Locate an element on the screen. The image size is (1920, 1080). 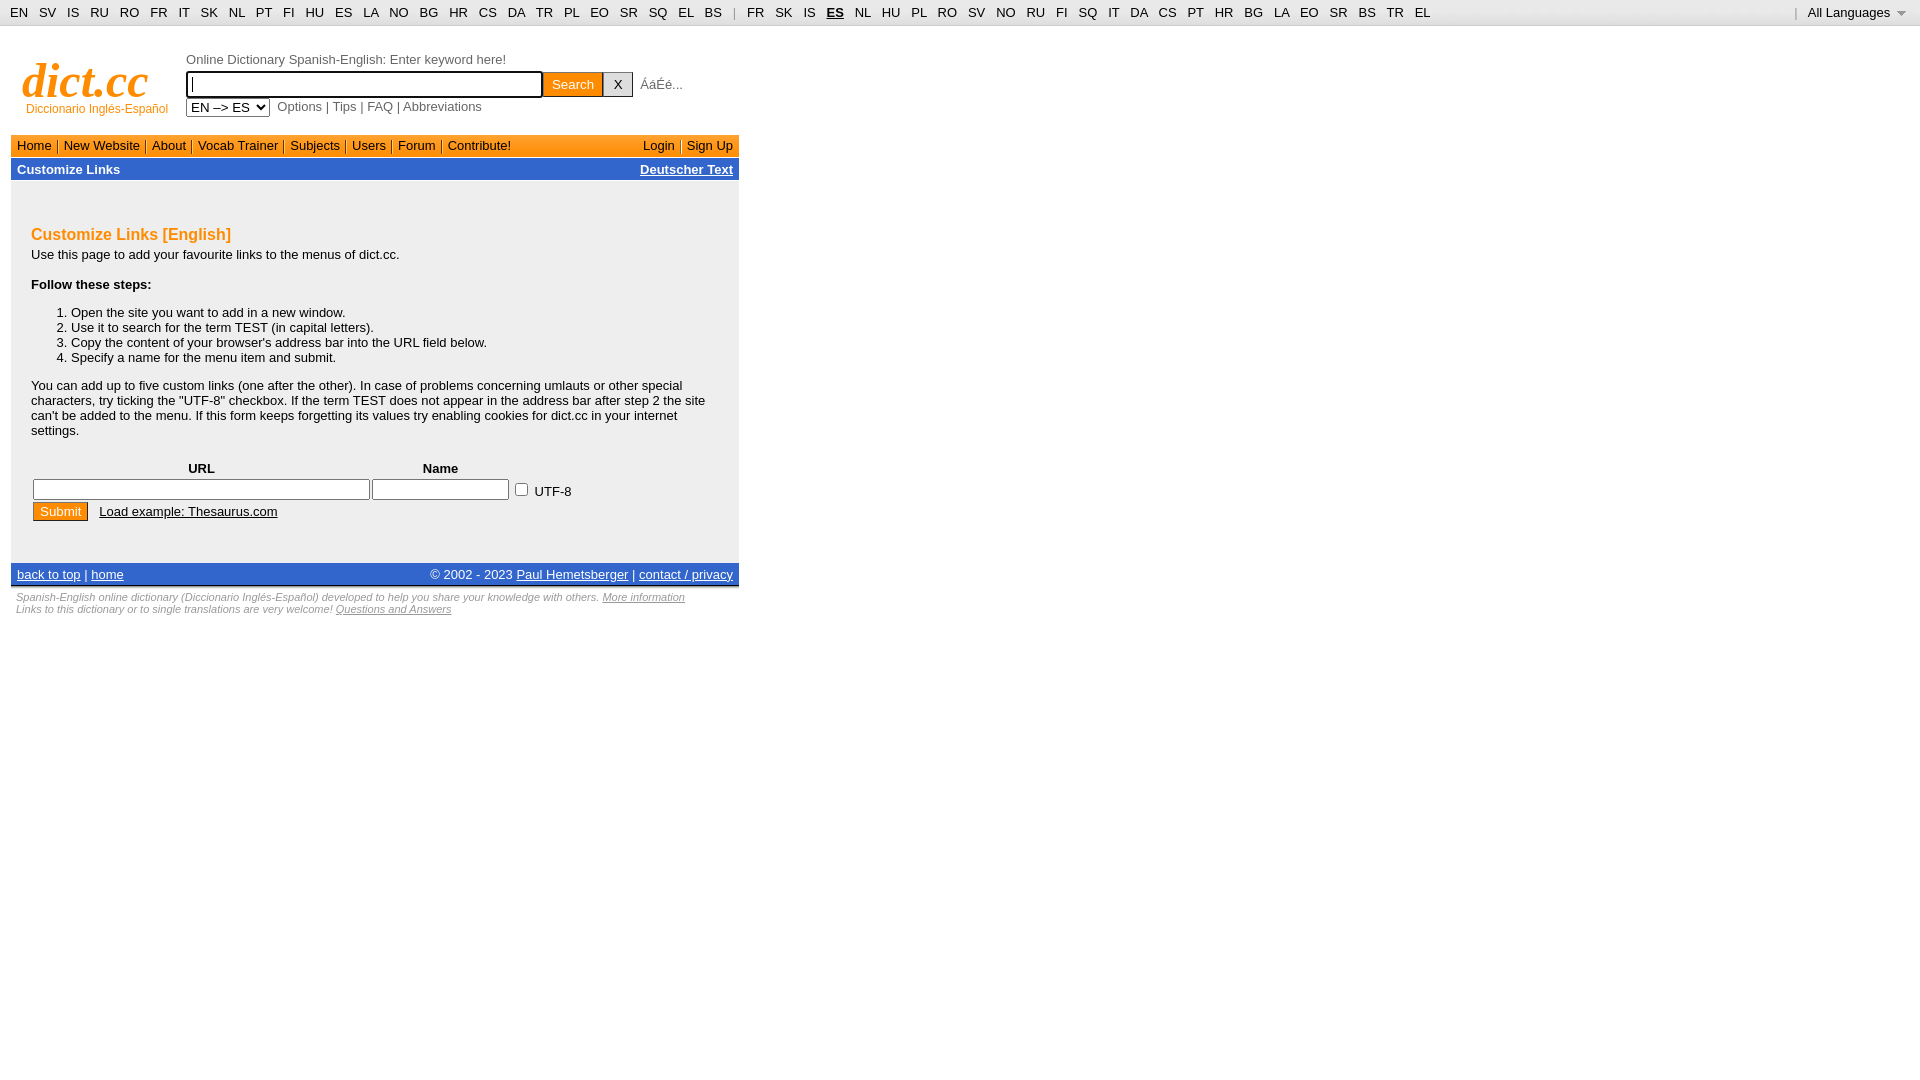
'RU' is located at coordinates (1035, 12).